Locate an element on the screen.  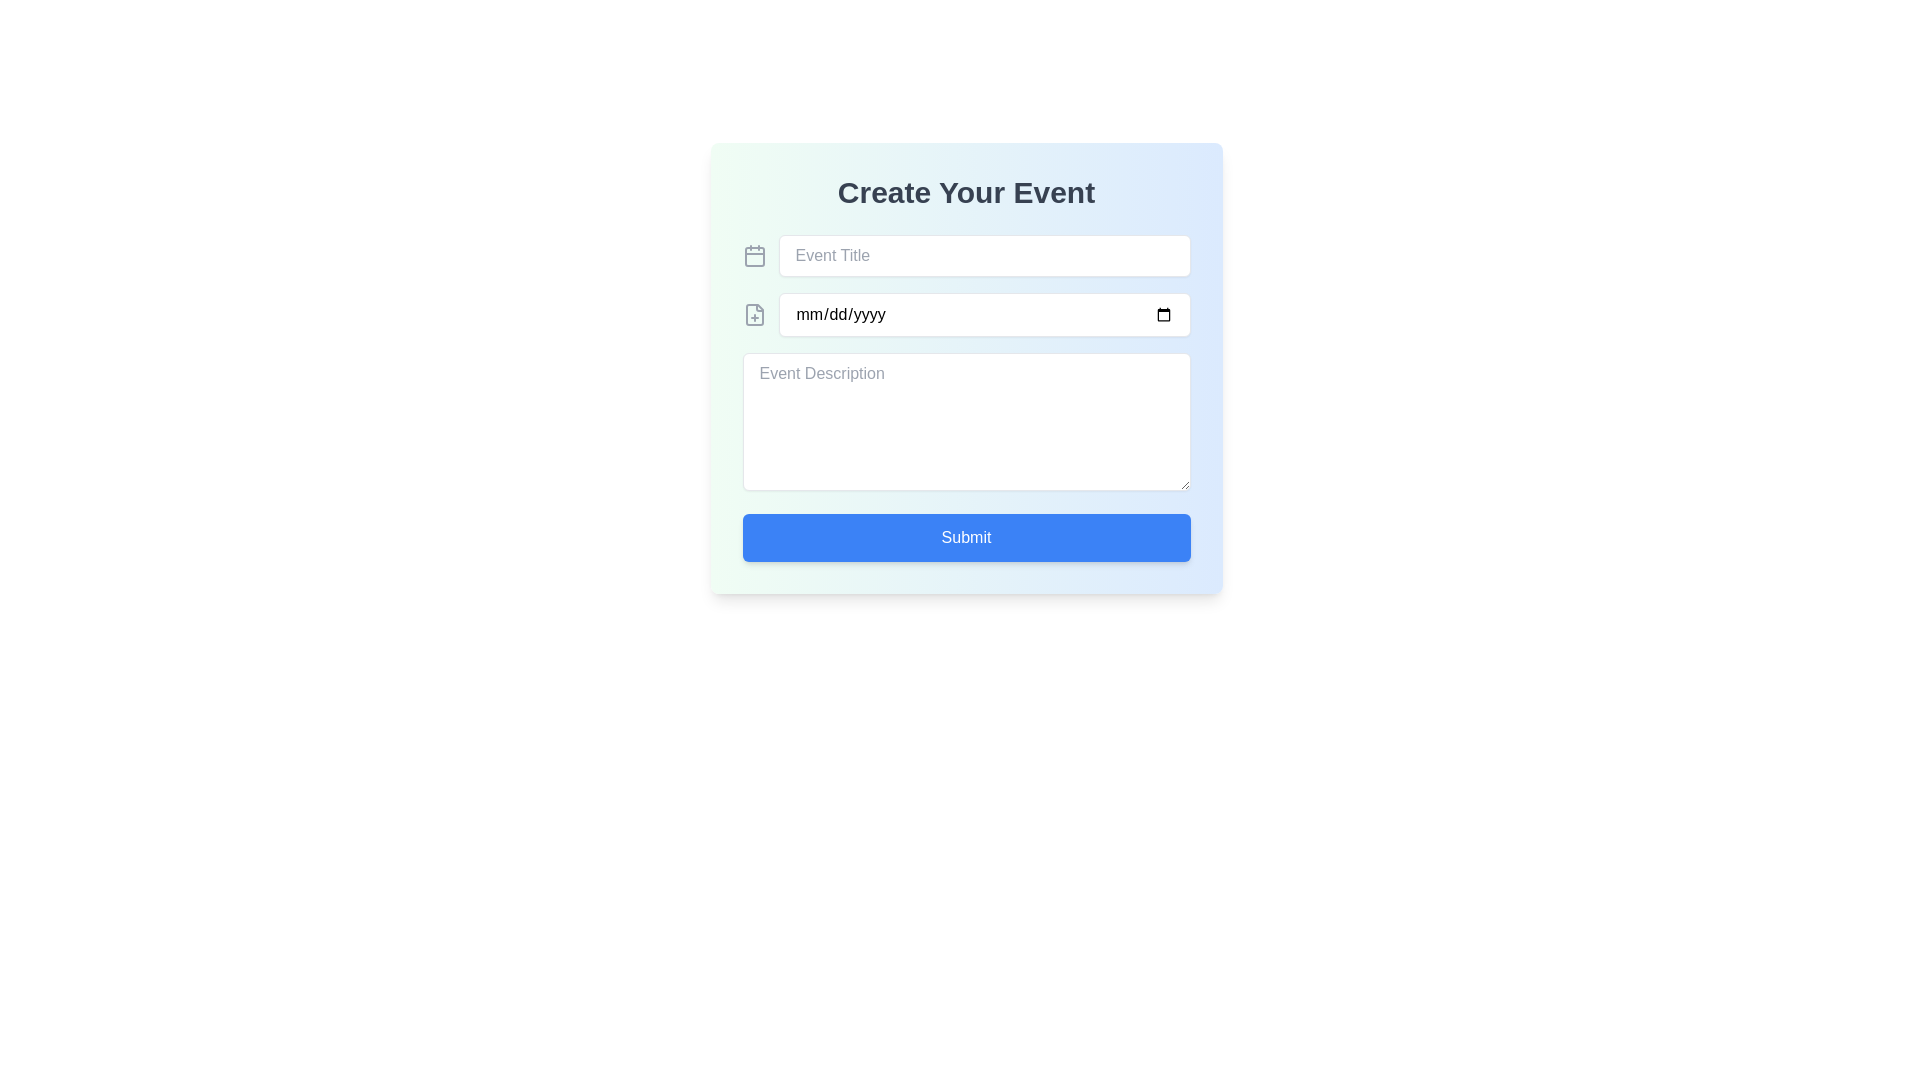
the decorative icon located to the left of the 'Event Title' input field in the 'Create Your Event' form is located at coordinates (753, 254).